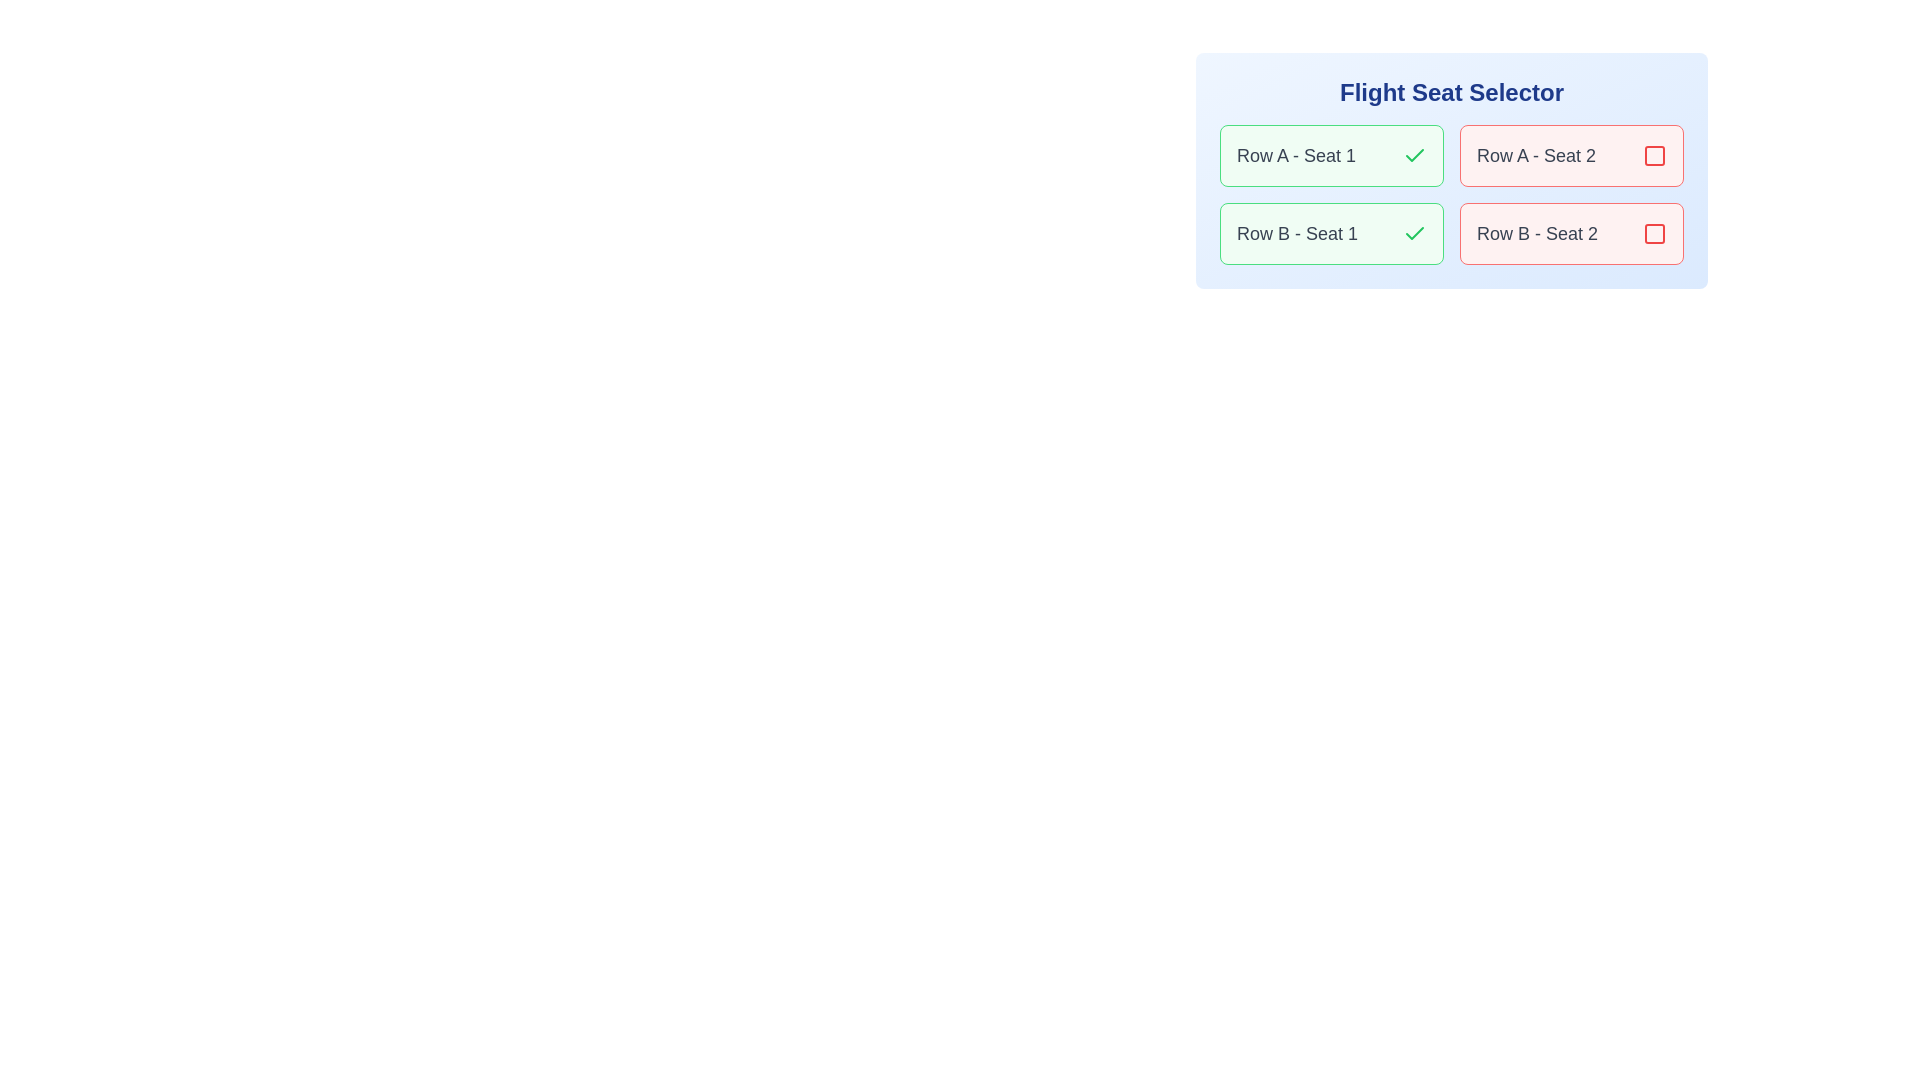  I want to click on the text label that says 'Row A - Seat 1', which is part of a highlighted background and grouped with a tick icon, so click(1296, 154).